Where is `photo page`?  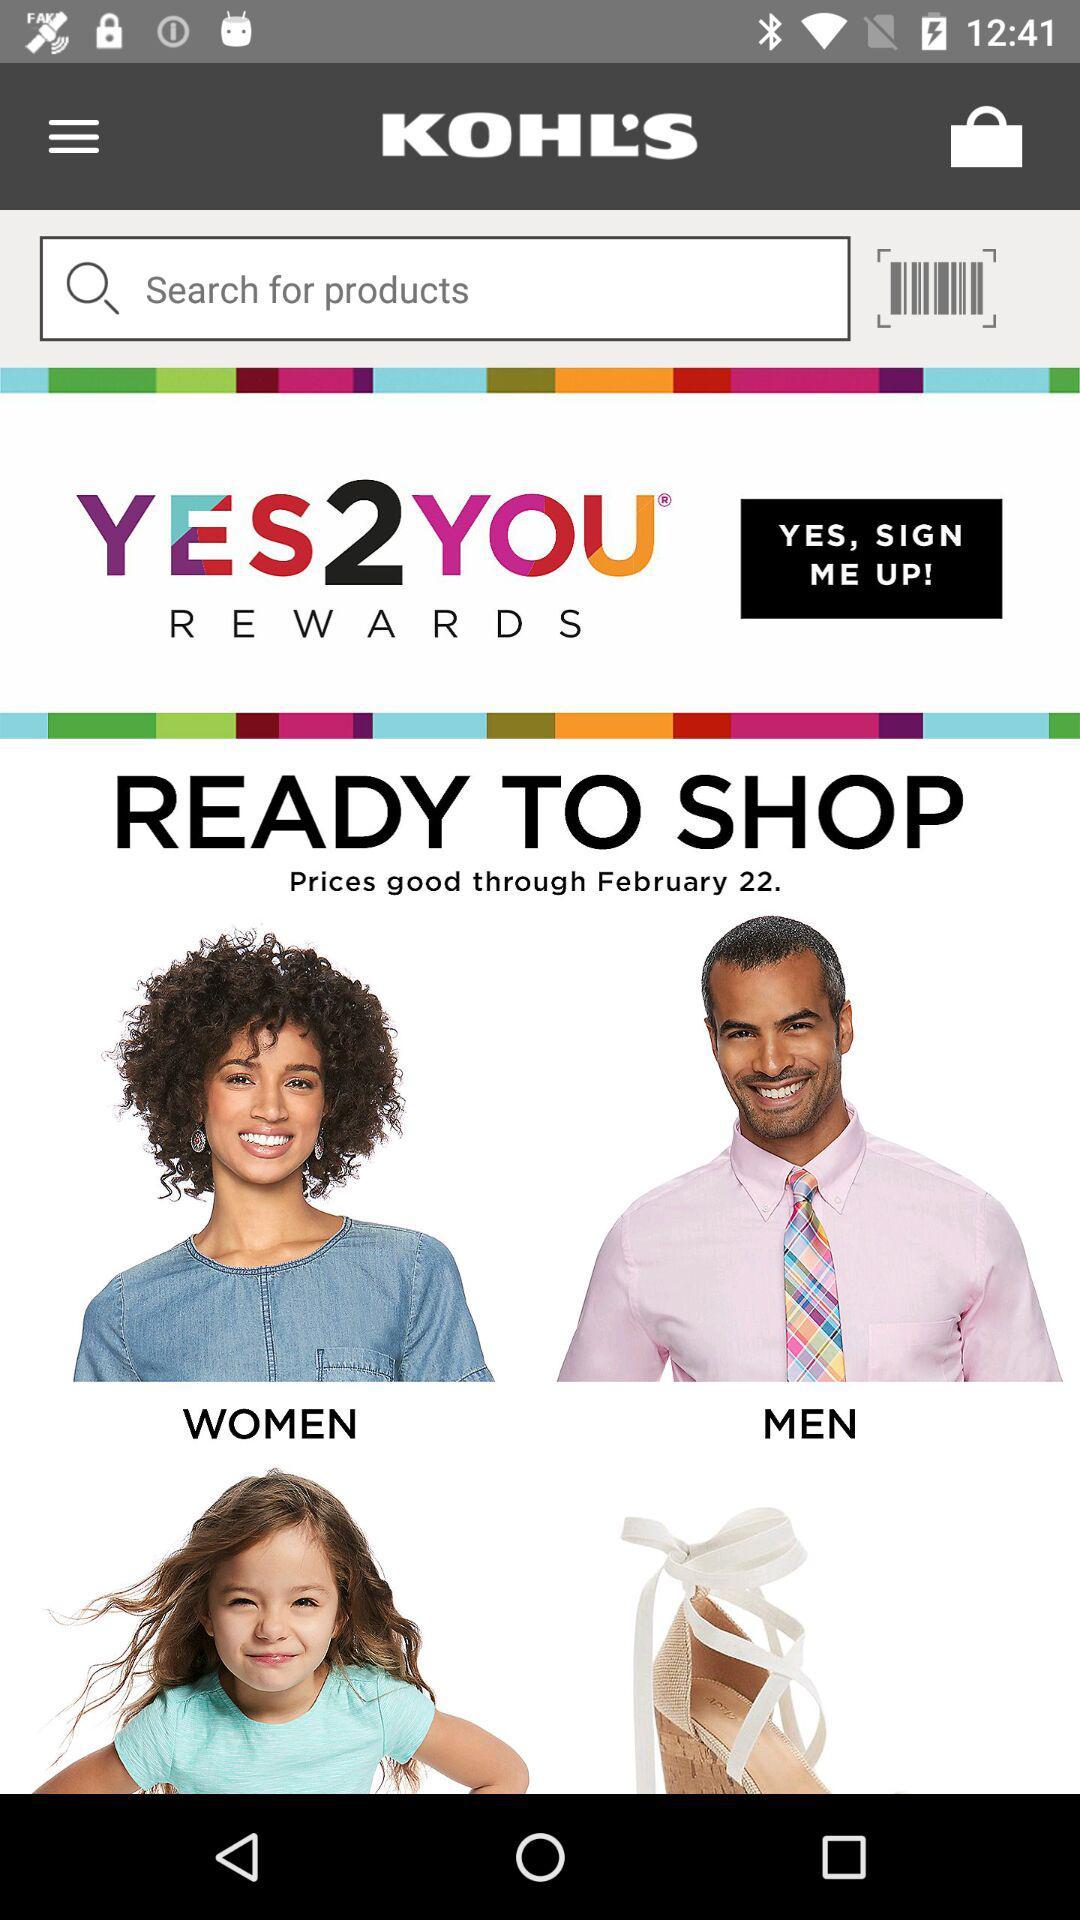
photo page is located at coordinates (267, 1186).